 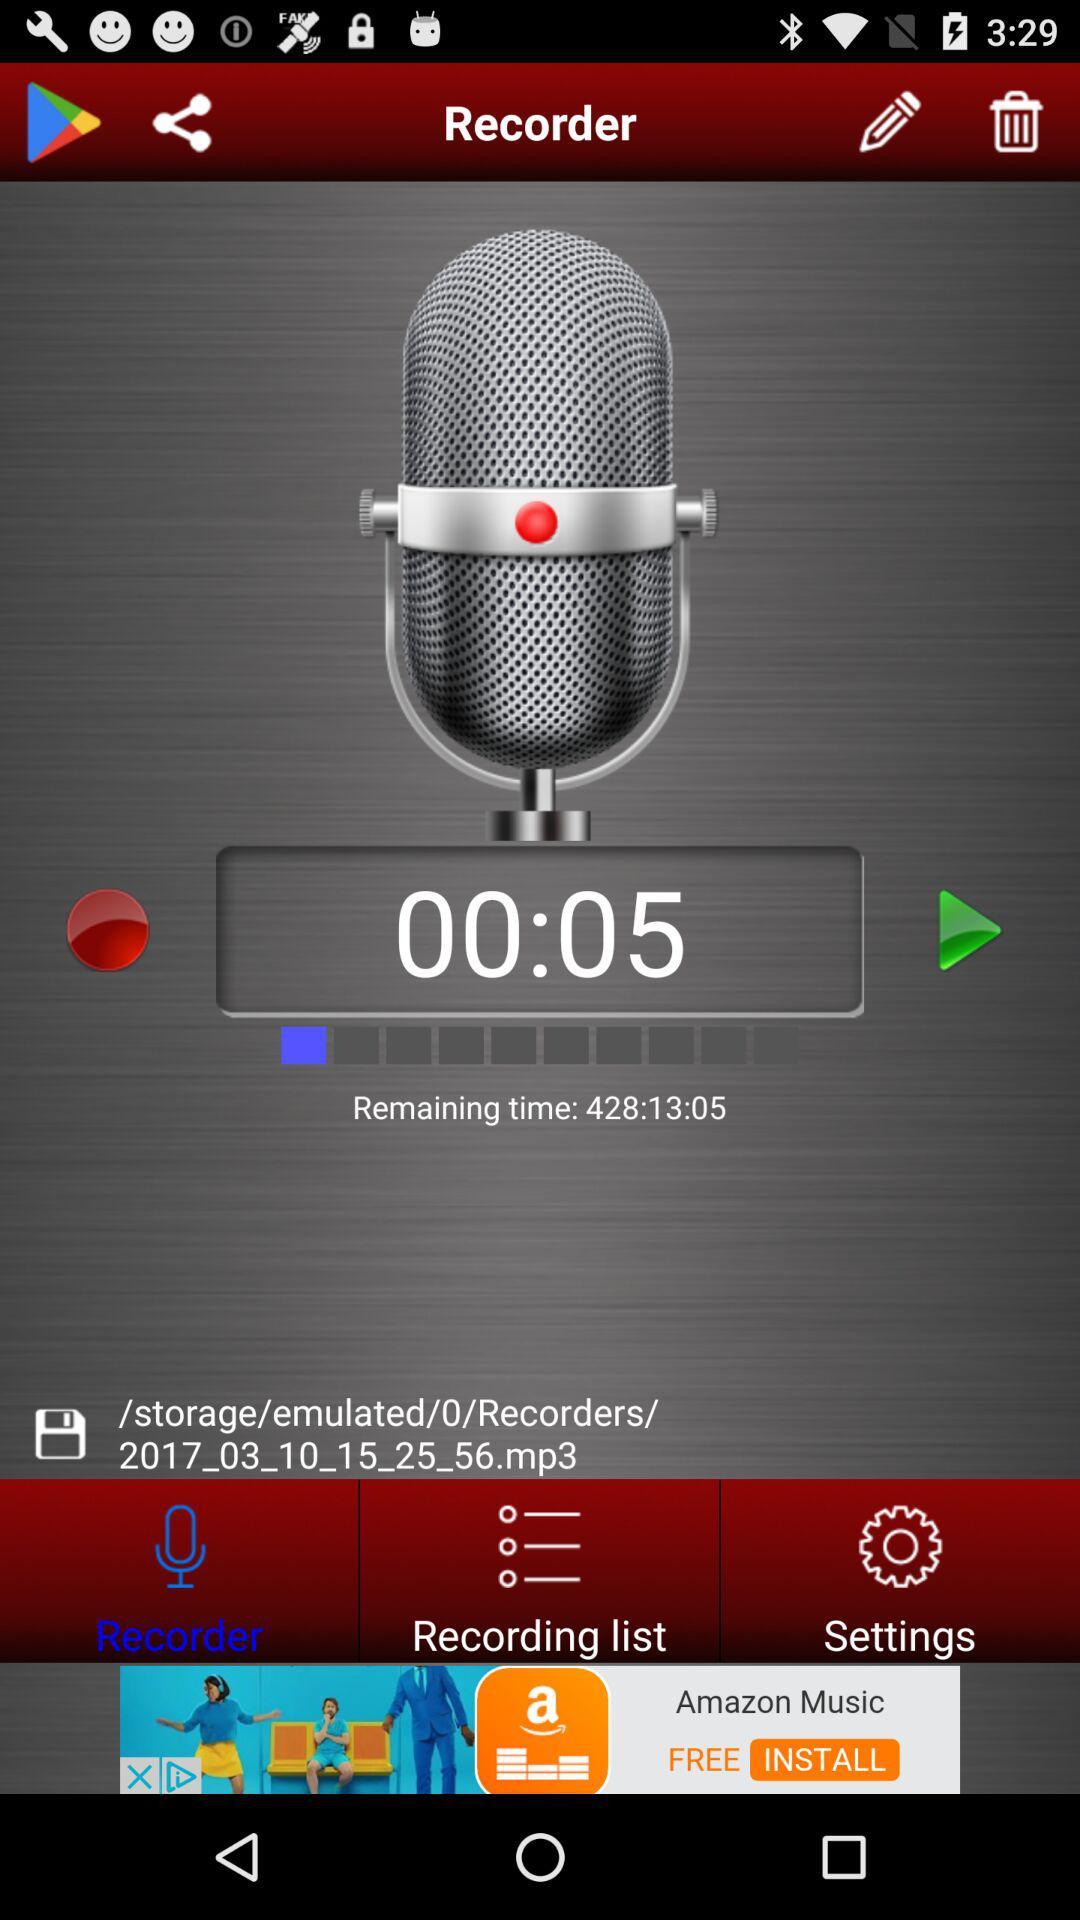 I want to click on the delete icon, so click(x=1017, y=129).